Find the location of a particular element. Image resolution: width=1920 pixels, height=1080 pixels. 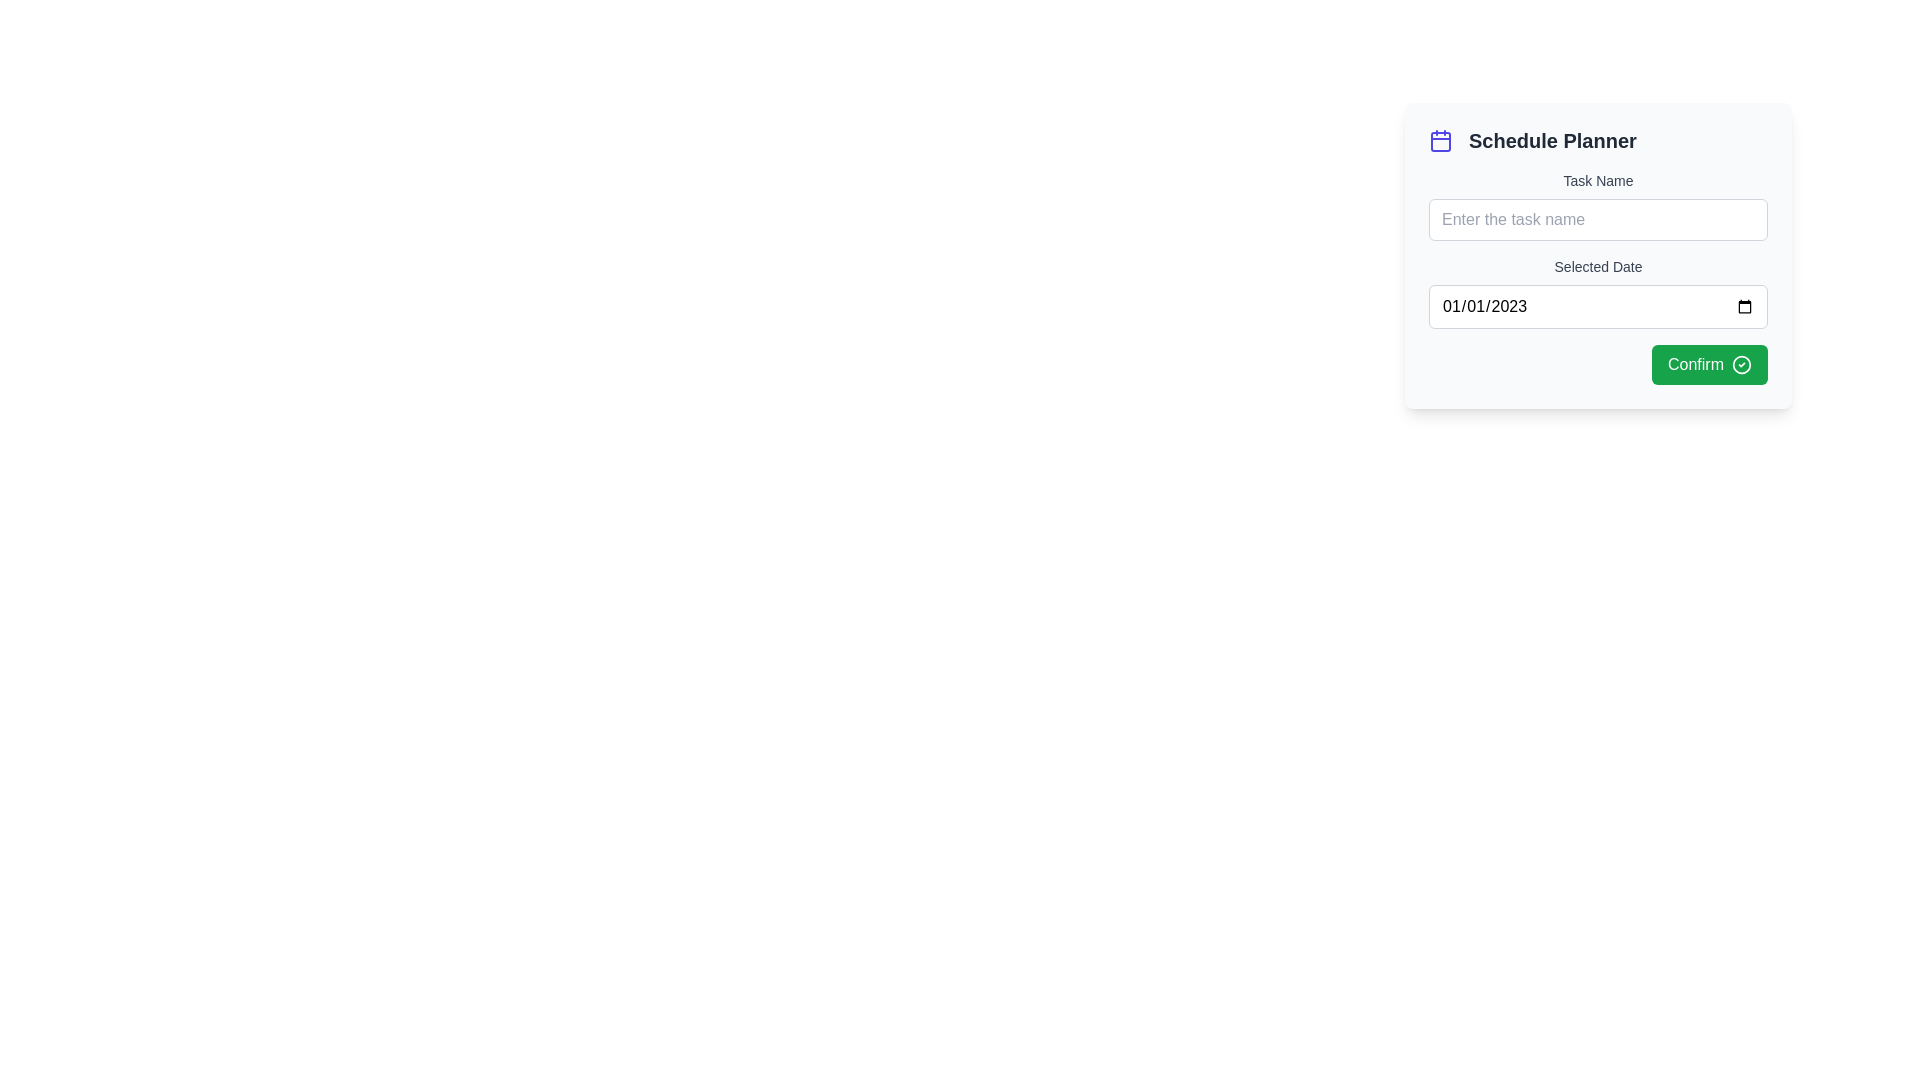

the Section Header which serves as the title for the schedule planning interface, positioned above the 'Task Name' label is located at coordinates (1597, 140).